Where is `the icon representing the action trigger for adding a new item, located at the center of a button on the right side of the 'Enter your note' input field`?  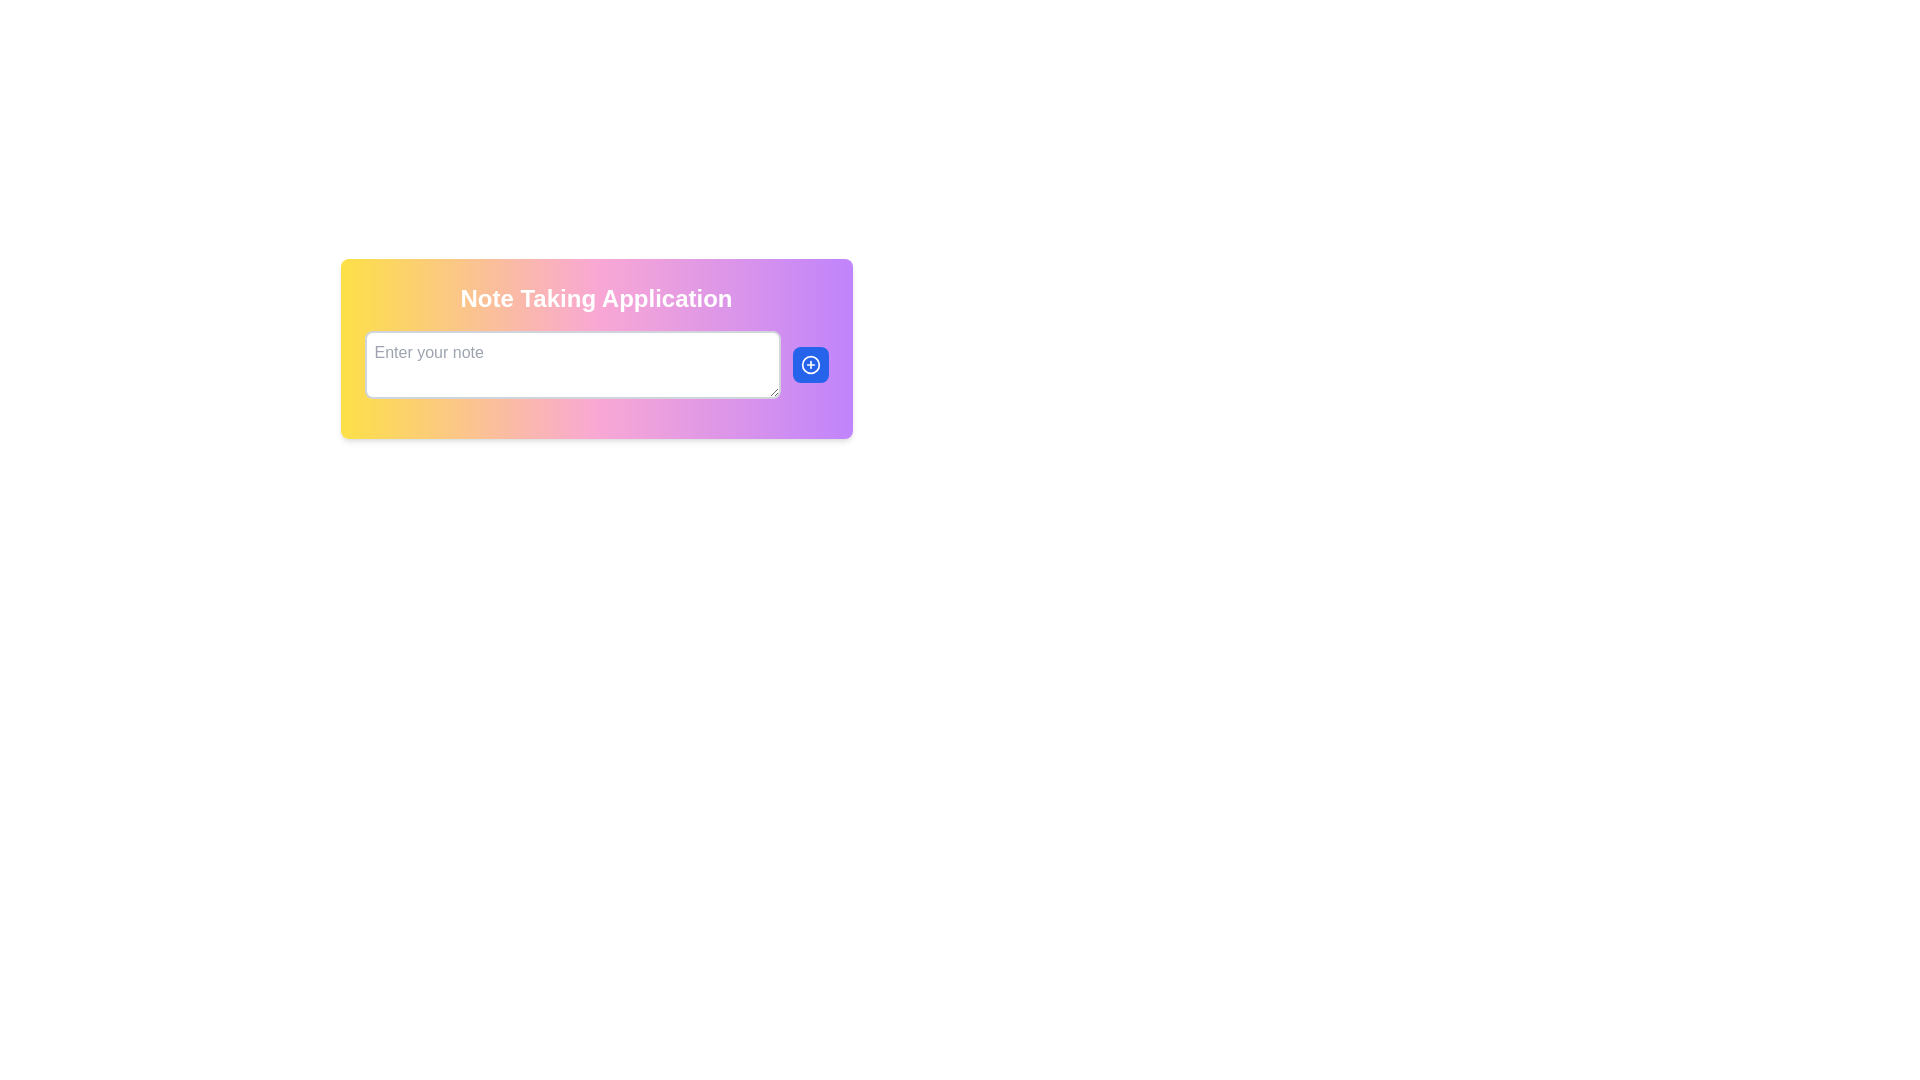
the icon representing the action trigger for adding a new item, located at the center of a button on the right side of the 'Enter your note' input field is located at coordinates (810, 365).